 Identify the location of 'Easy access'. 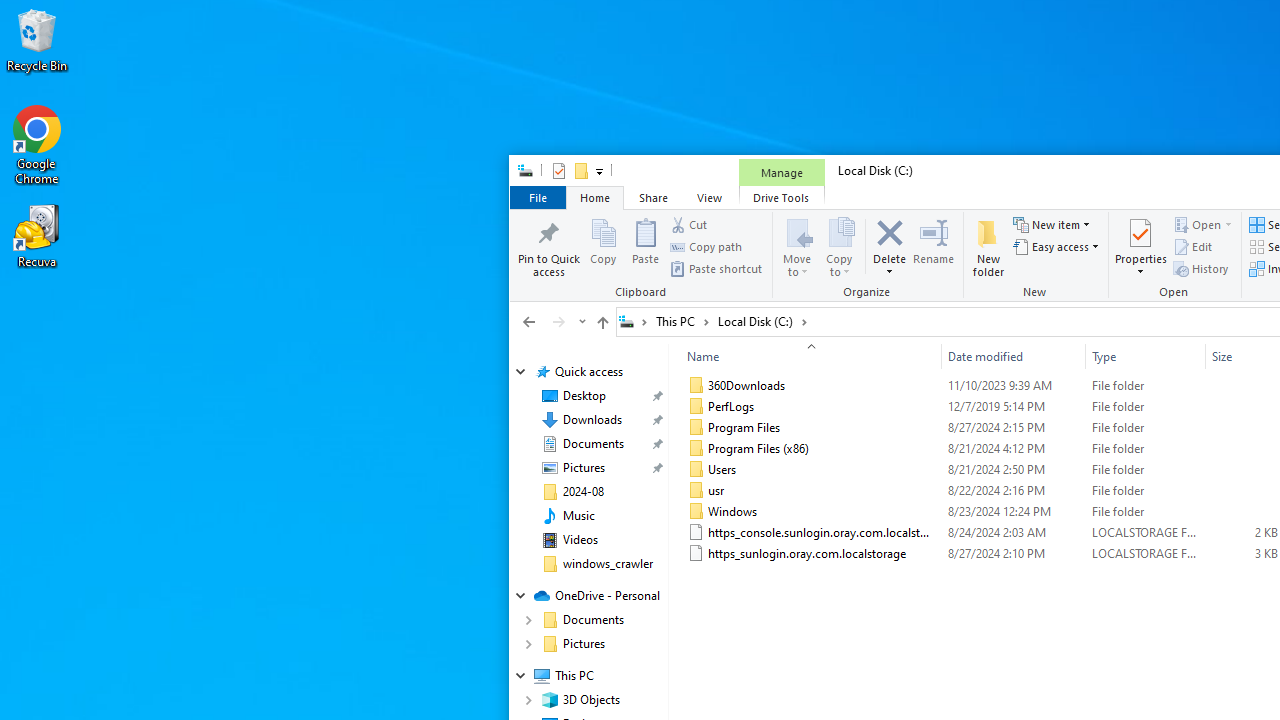
(1055, 245).